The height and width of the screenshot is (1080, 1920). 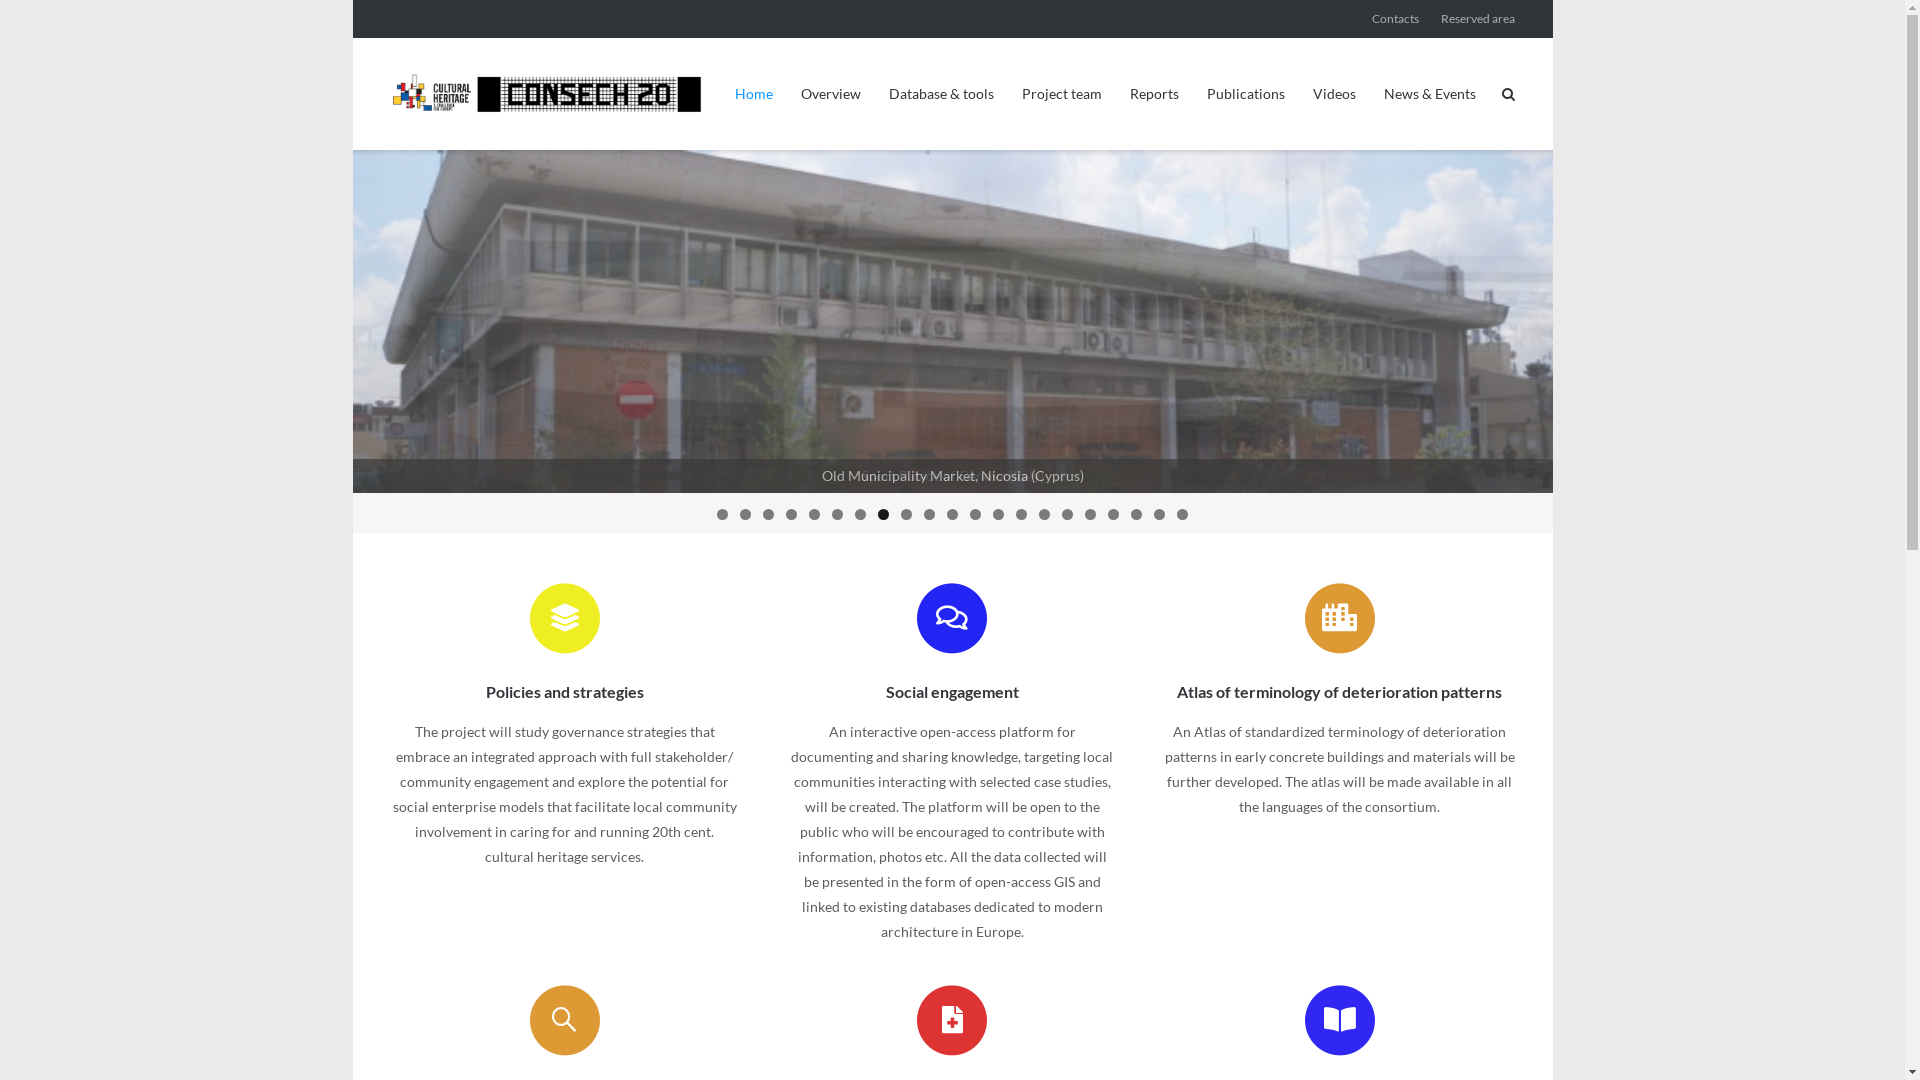 What do you see at coordinates (950, 320) in the screenshot?
I see `'Pavillion S, Sporting Palace'` at bounding box center [950, 320].